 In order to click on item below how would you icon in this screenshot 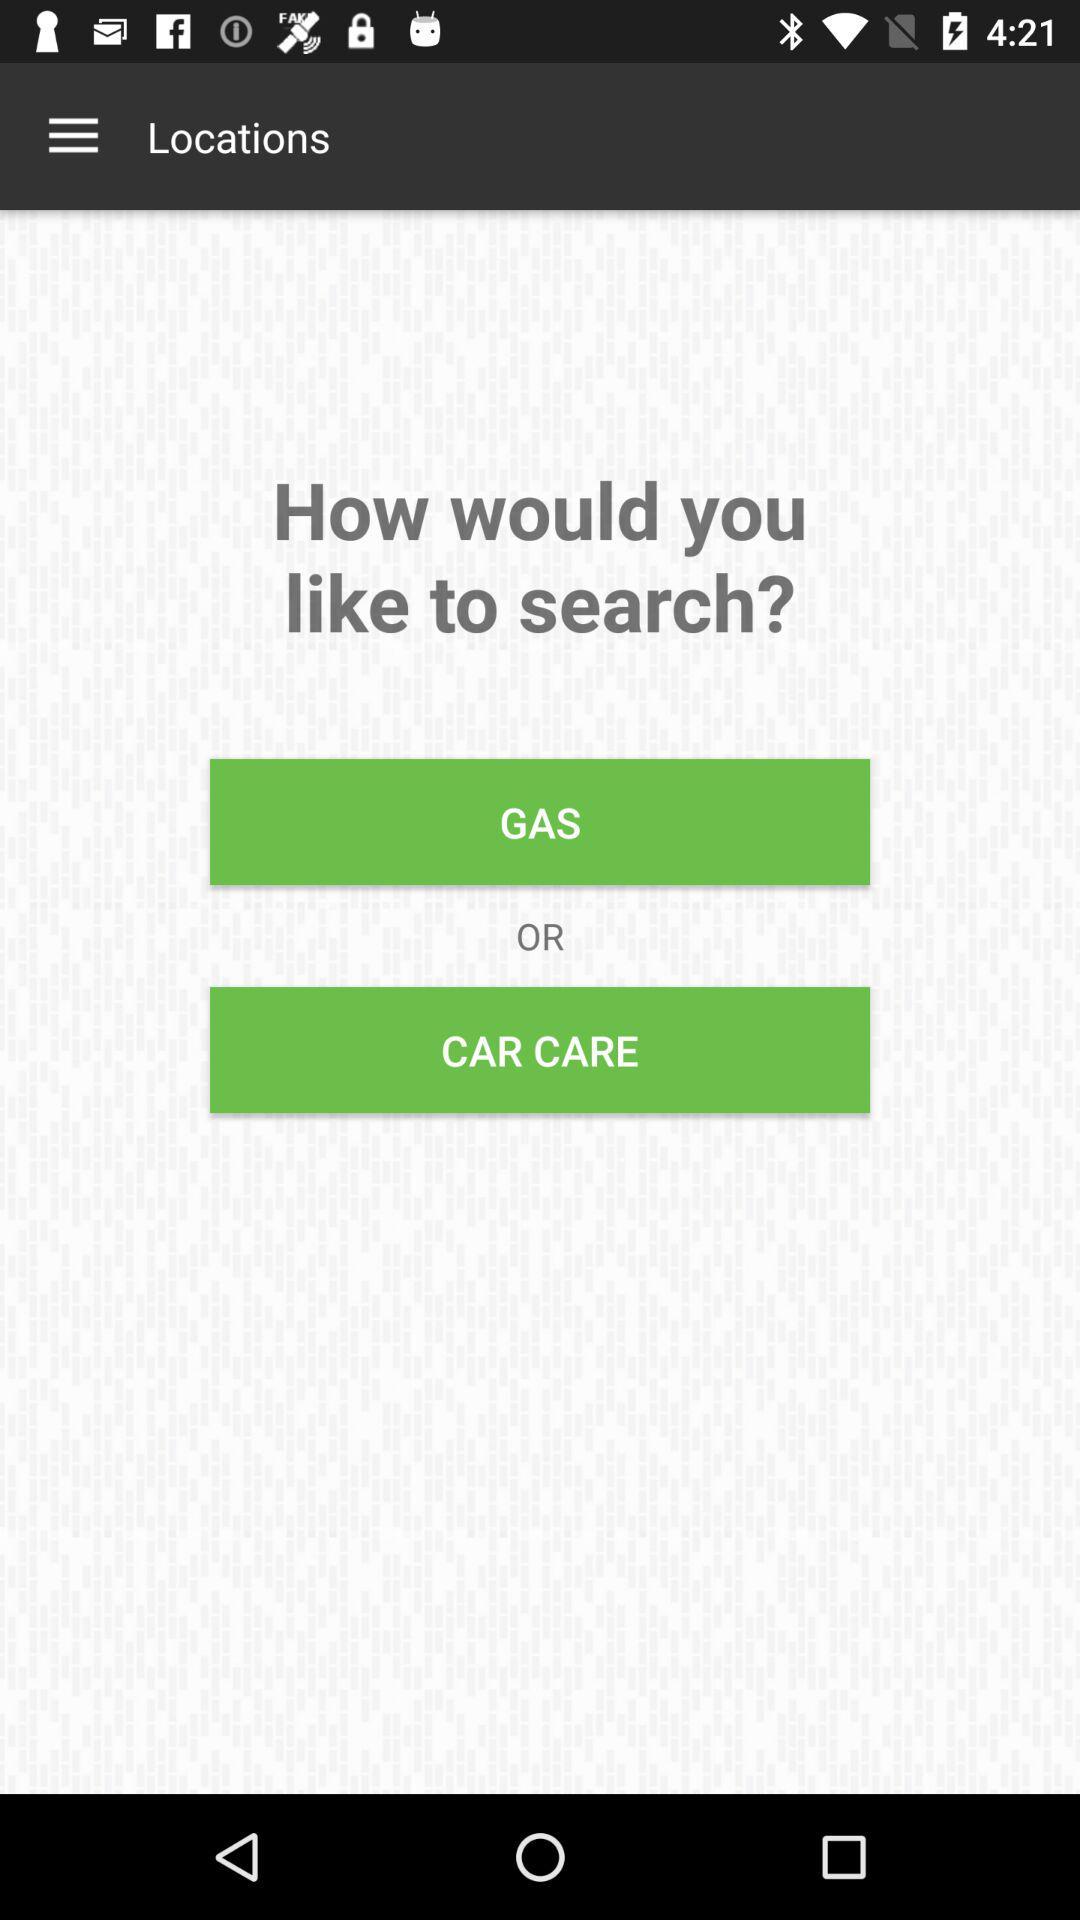, I will do `click(540, 821)`.